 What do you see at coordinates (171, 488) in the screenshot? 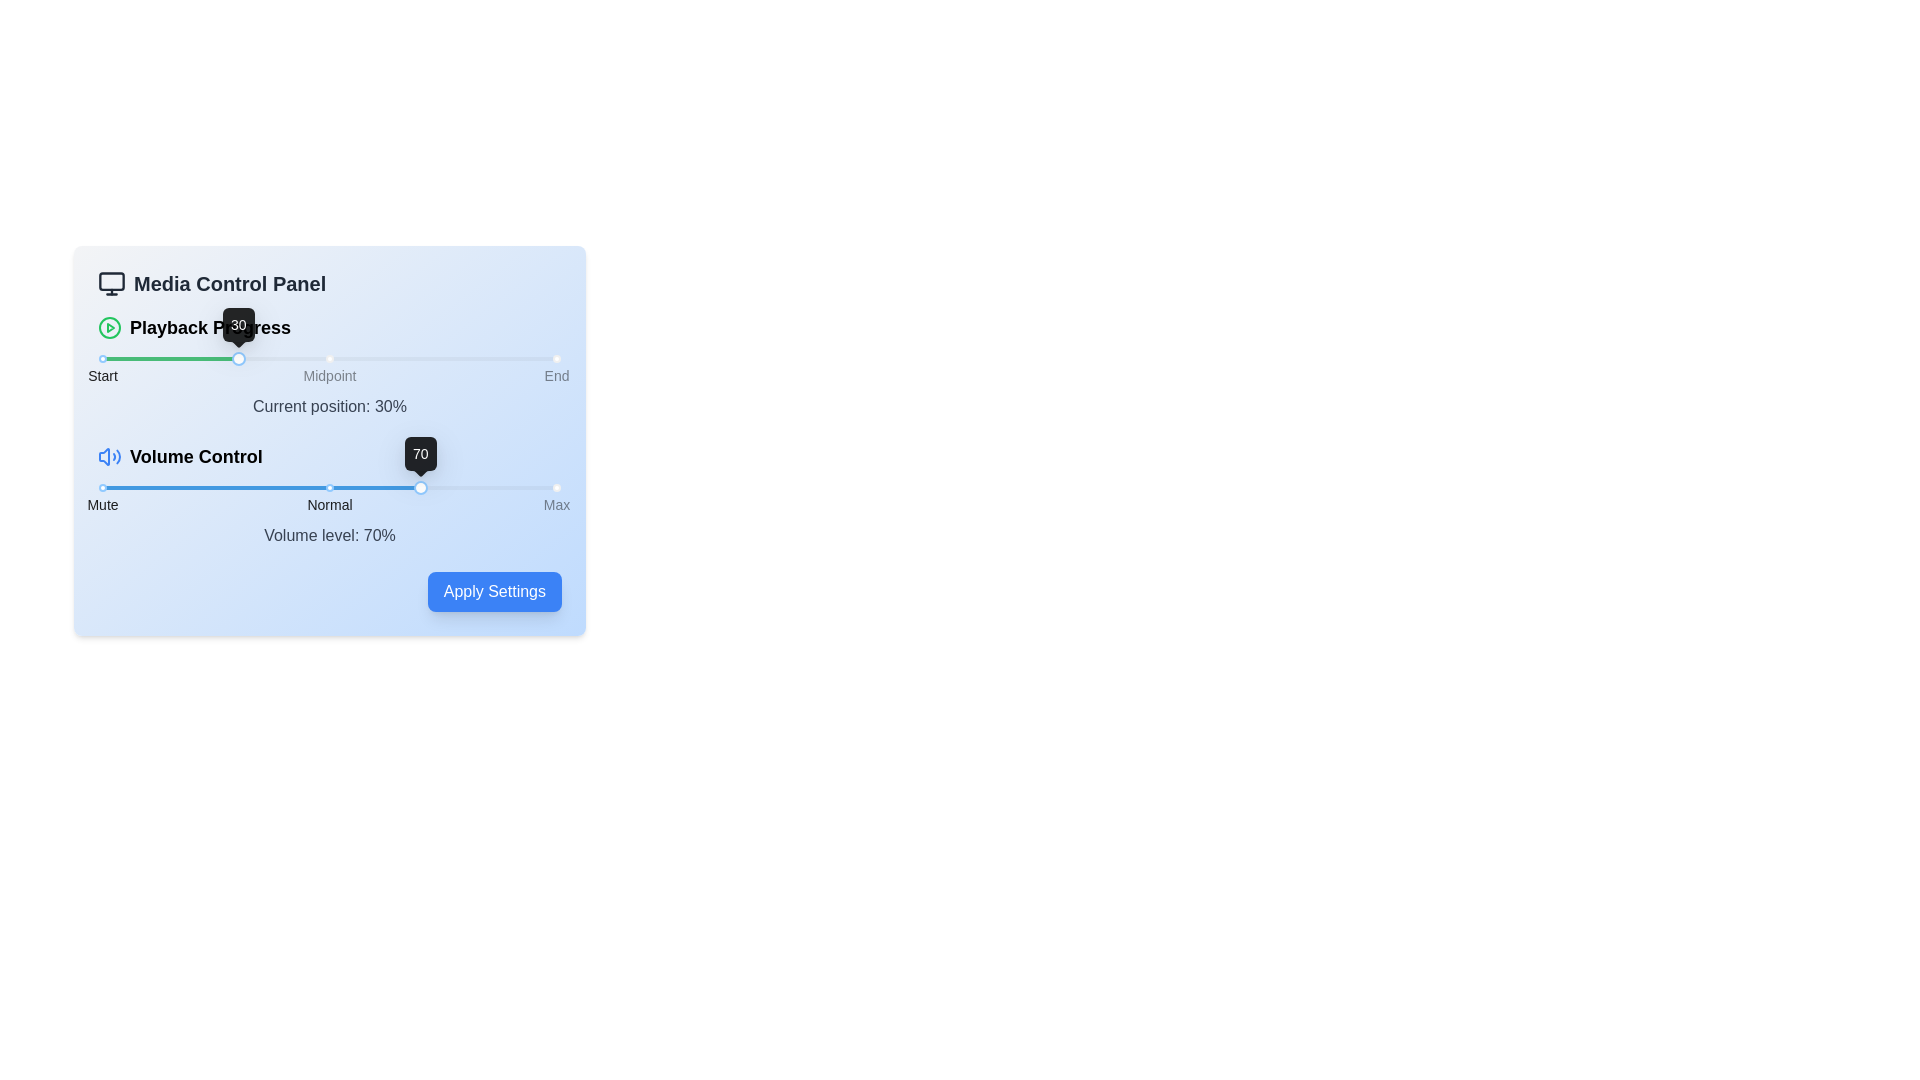
I see `the slider` at bounding box center [171, 488].